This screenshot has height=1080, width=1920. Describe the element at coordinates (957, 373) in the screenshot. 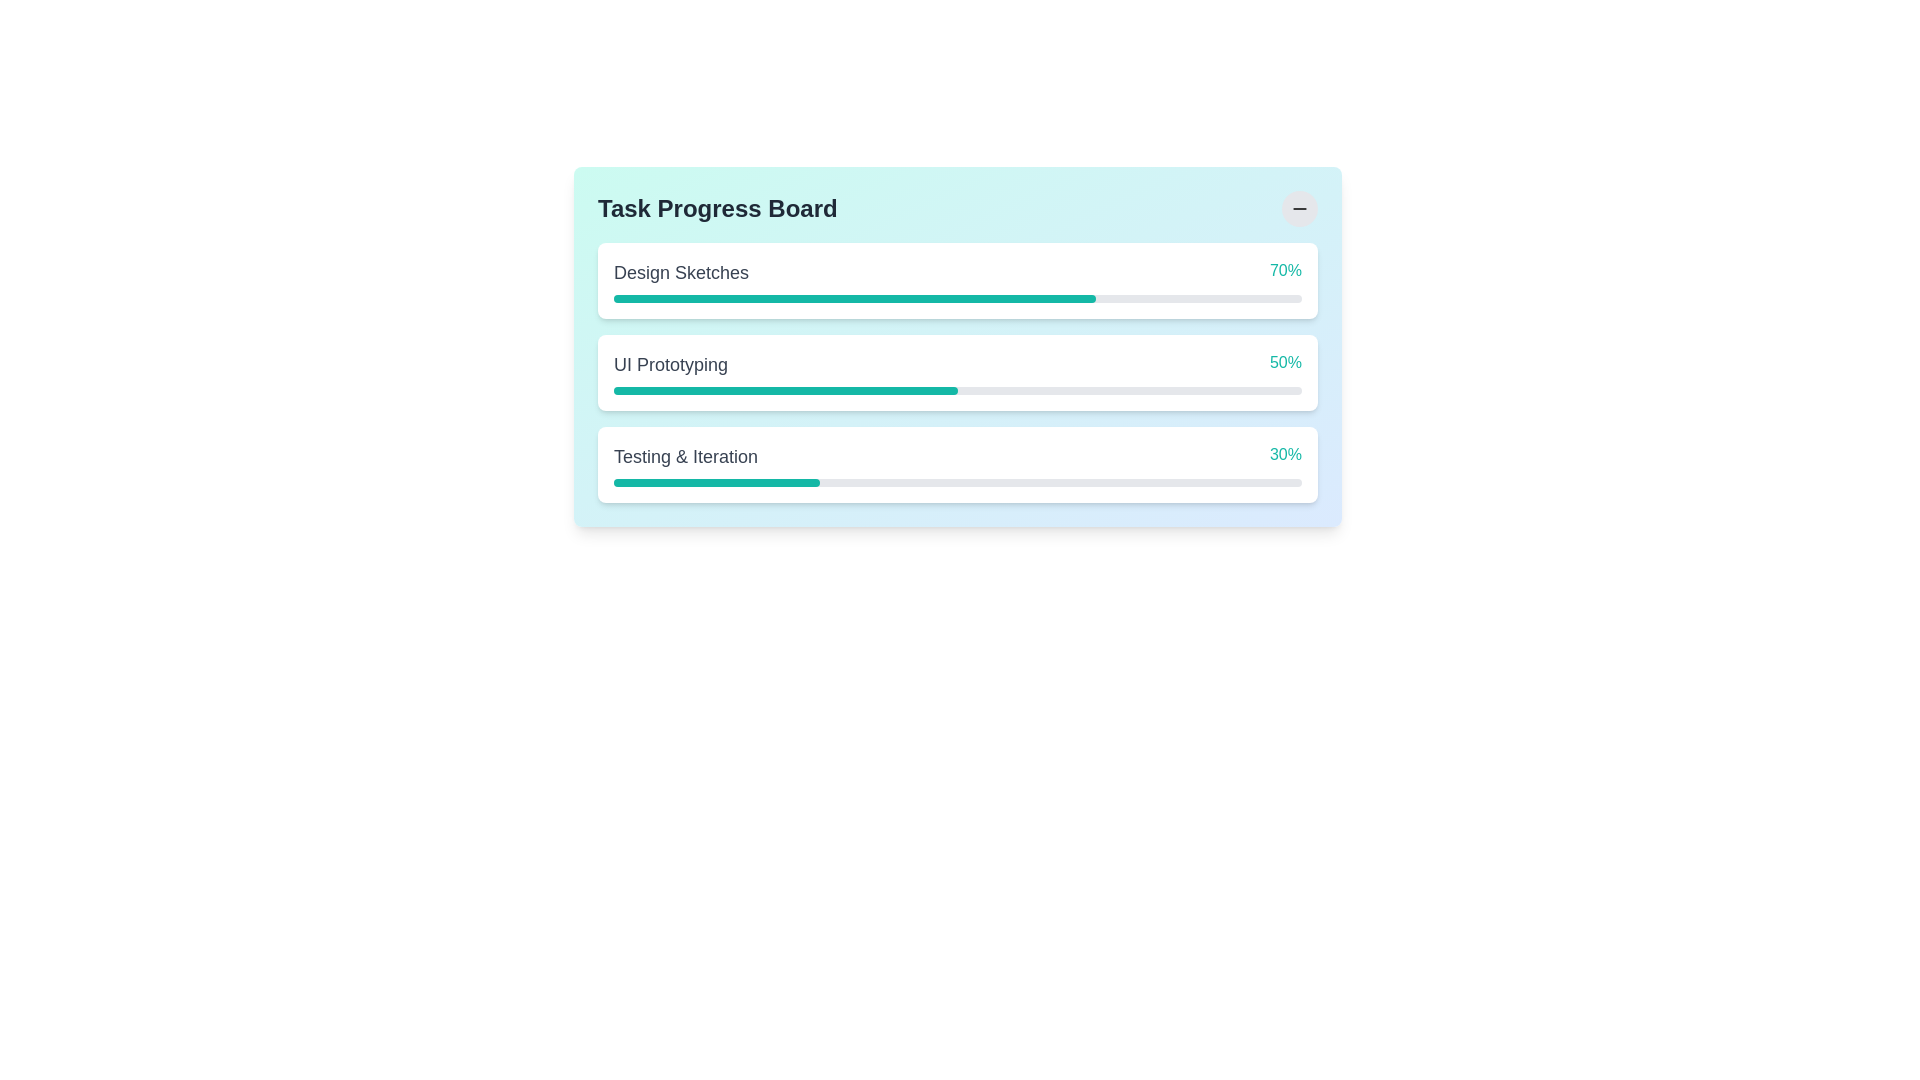

I see `the progress bars for 'Design Sketches', 'UI Prototyping', and 'Testing & Iteration' located at the center of the 'Task Progress Board' to infer task completion` at that location.